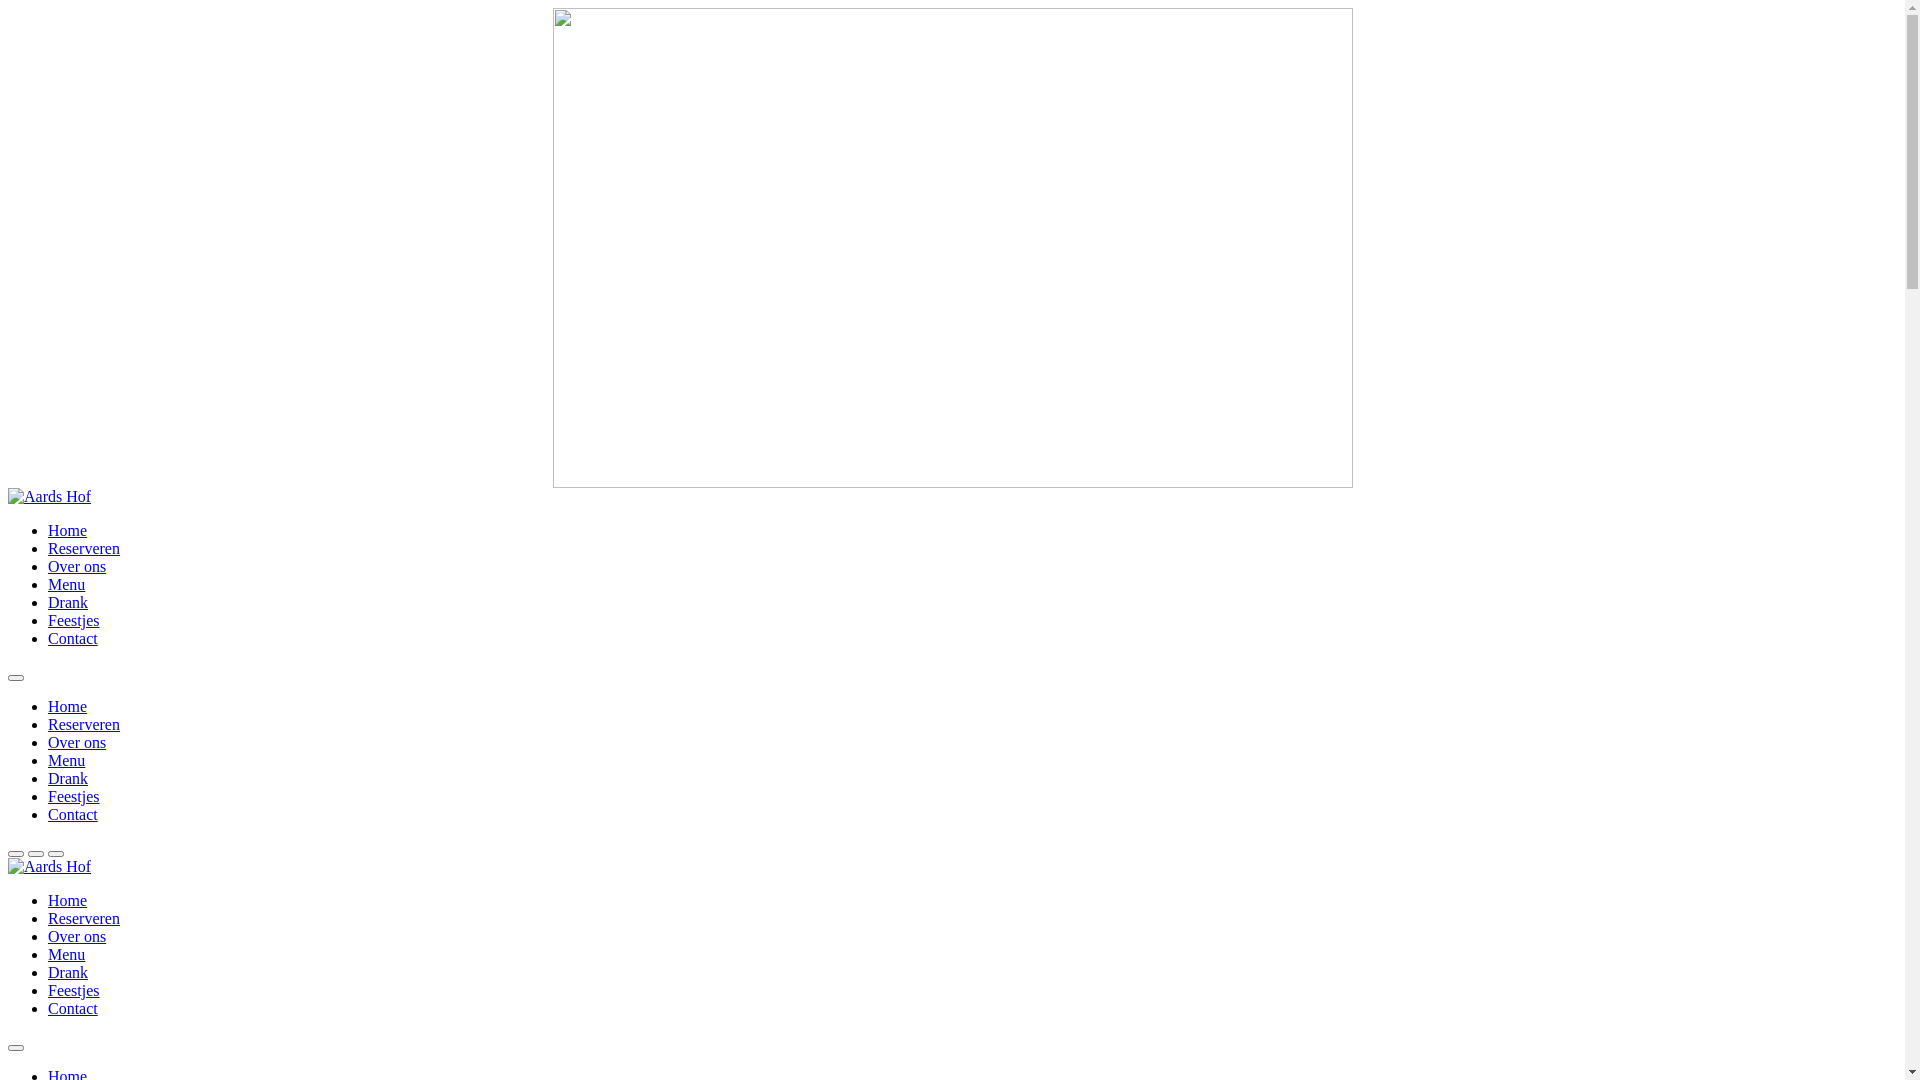 Image resolution: width=1920 pixels, height=1080 pixels. Describe the element at coordinates (76, 742) in the screenshot. I see `'Over ons'` at that location.